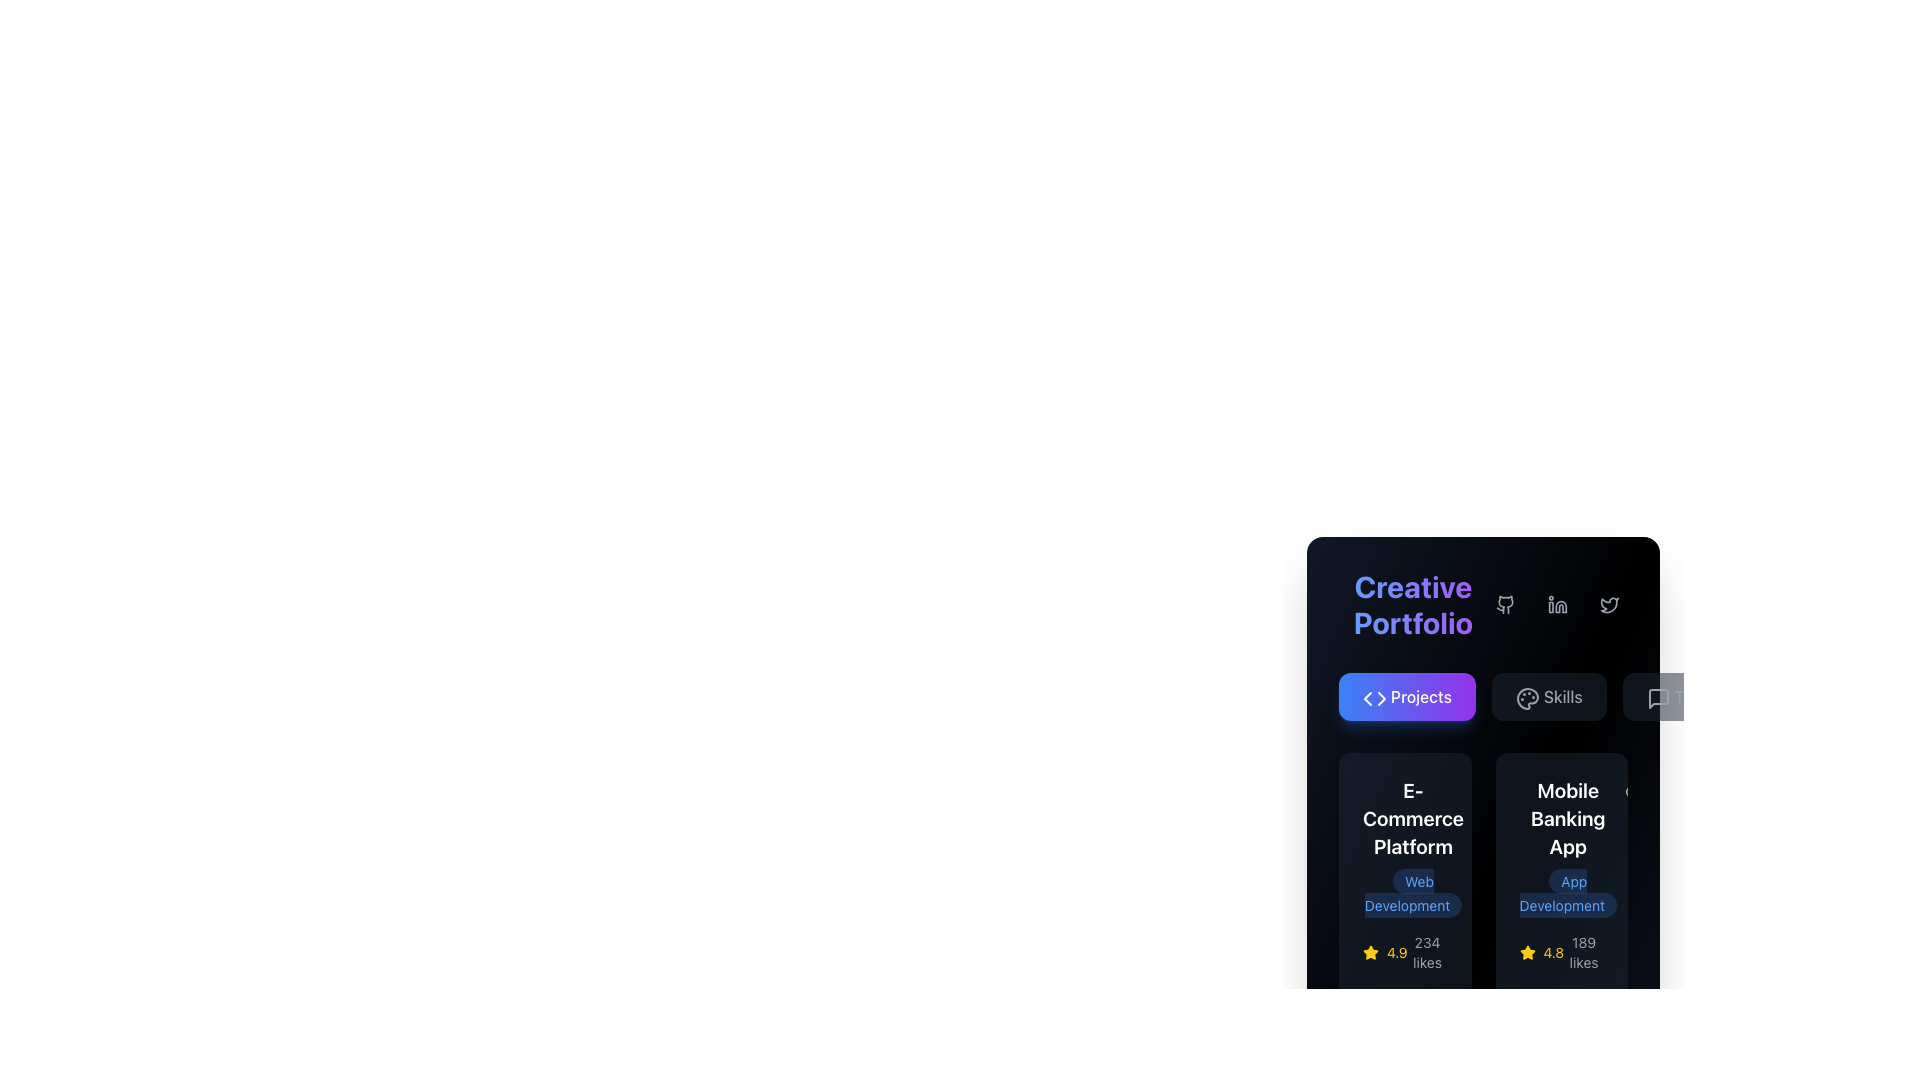 This screenshot has width=1920, height=1080. I want to click on text from the styled subtitle of the first project in the portfolio grid list, which serves as an informational header above the rating and likes information, so click(1404, 847).